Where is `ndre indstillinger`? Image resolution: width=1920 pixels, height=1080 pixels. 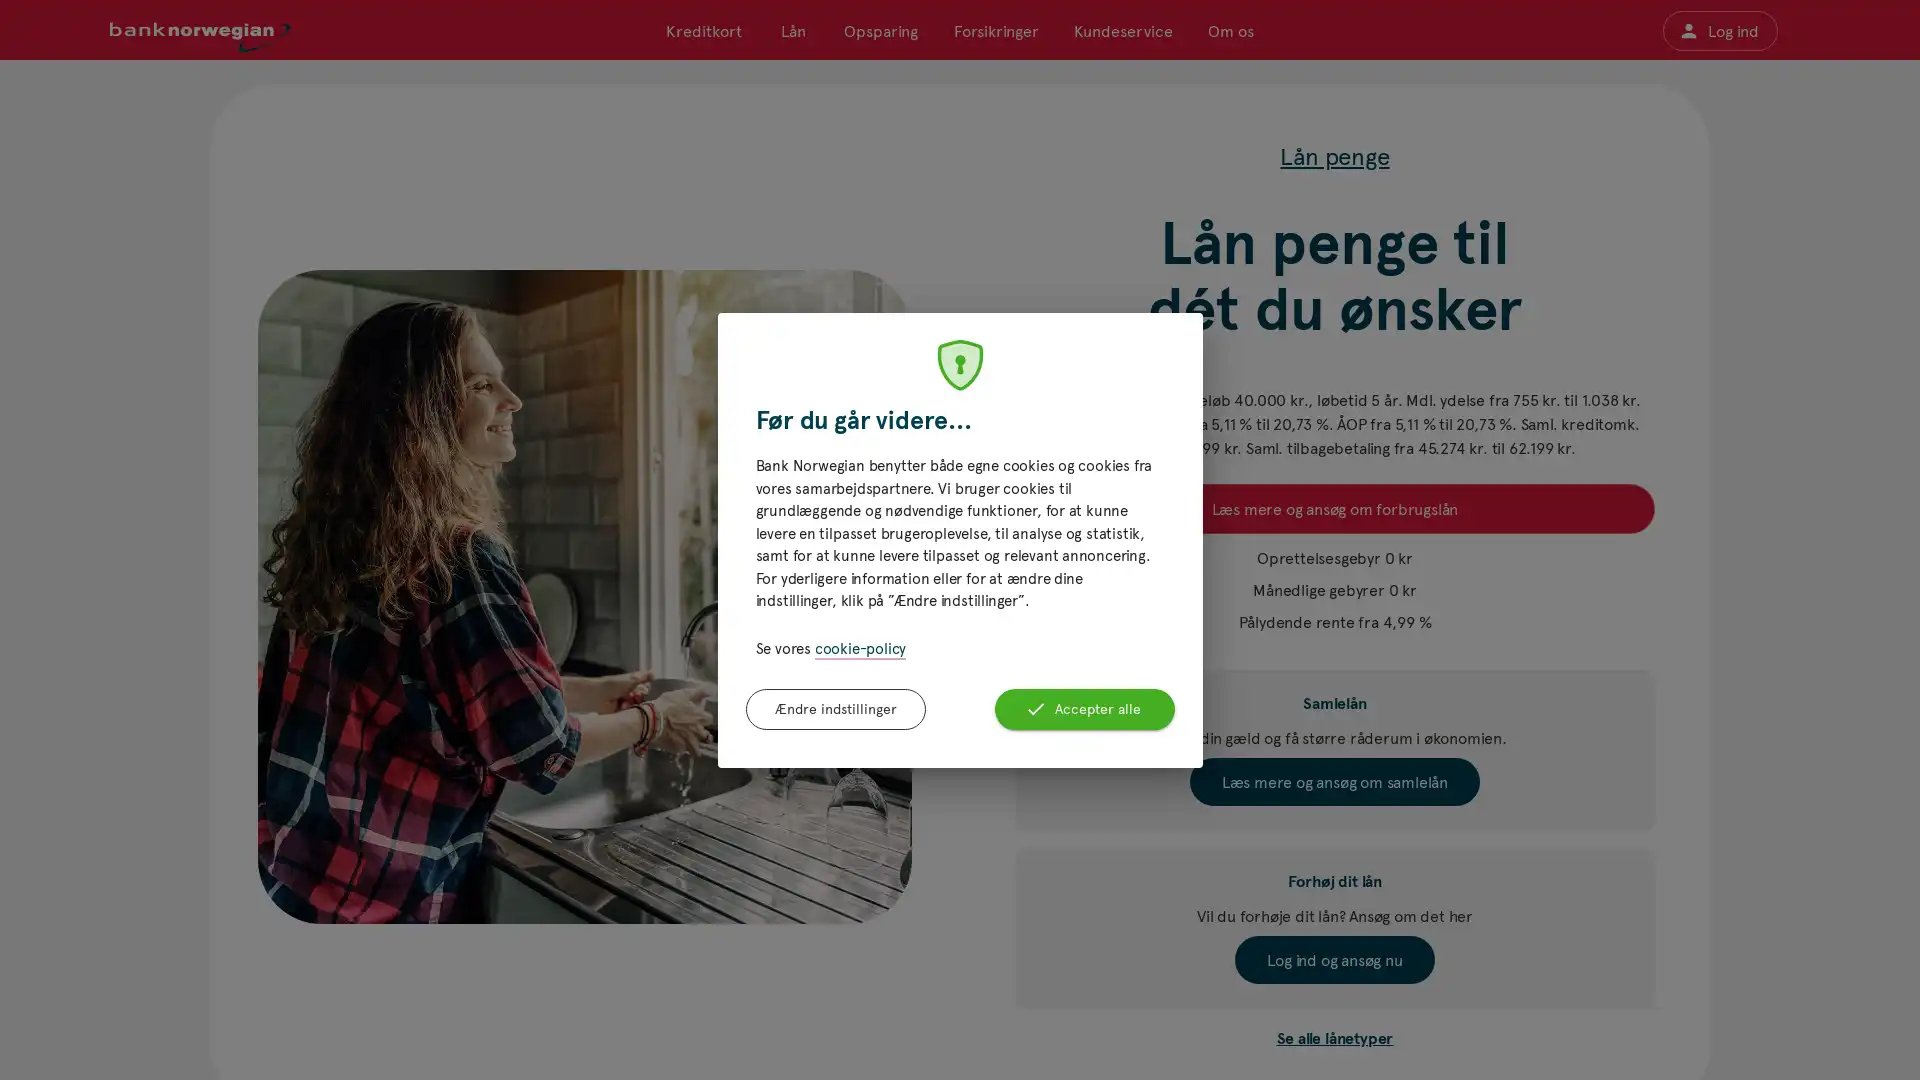
ndre indstillinger is located at coordinates (835, 708).